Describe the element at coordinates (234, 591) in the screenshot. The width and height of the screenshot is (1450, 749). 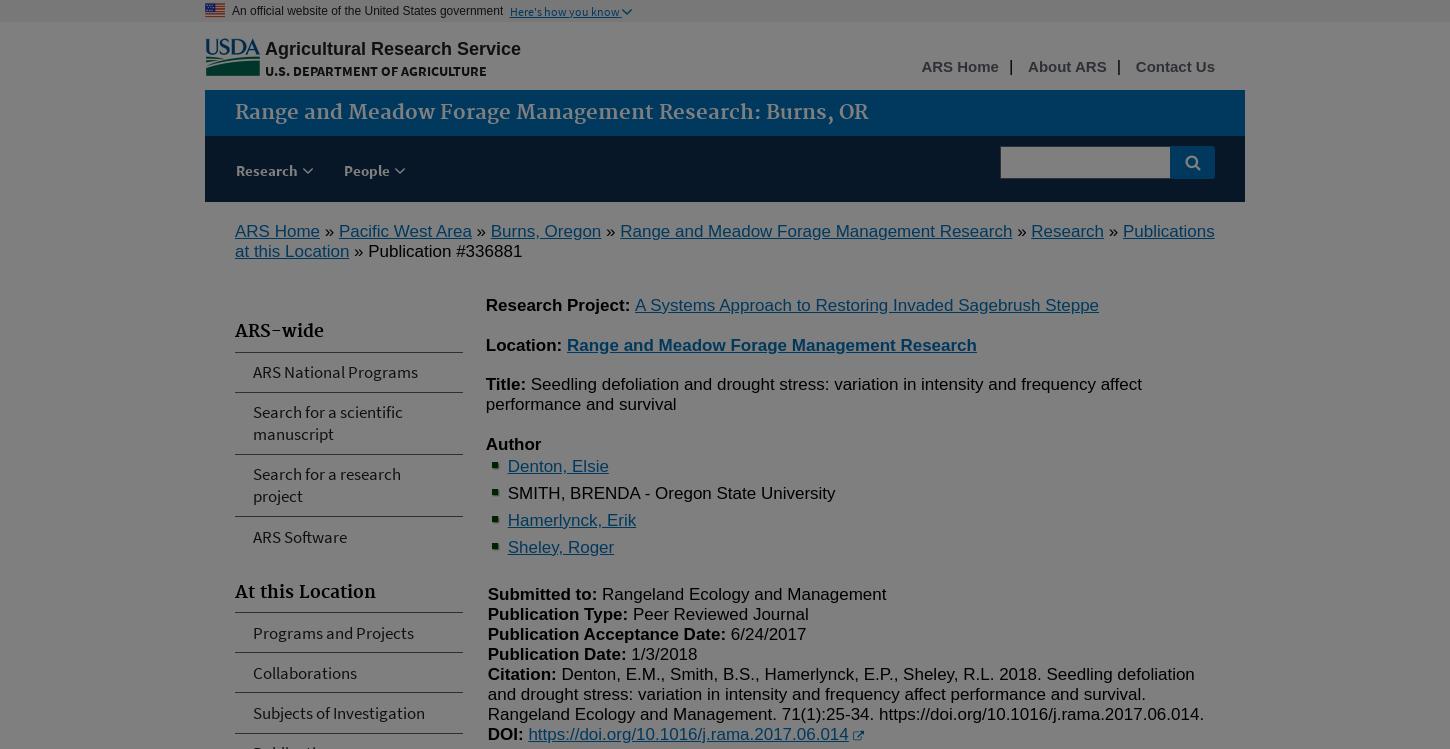
I see `'At this Location'` at that location.